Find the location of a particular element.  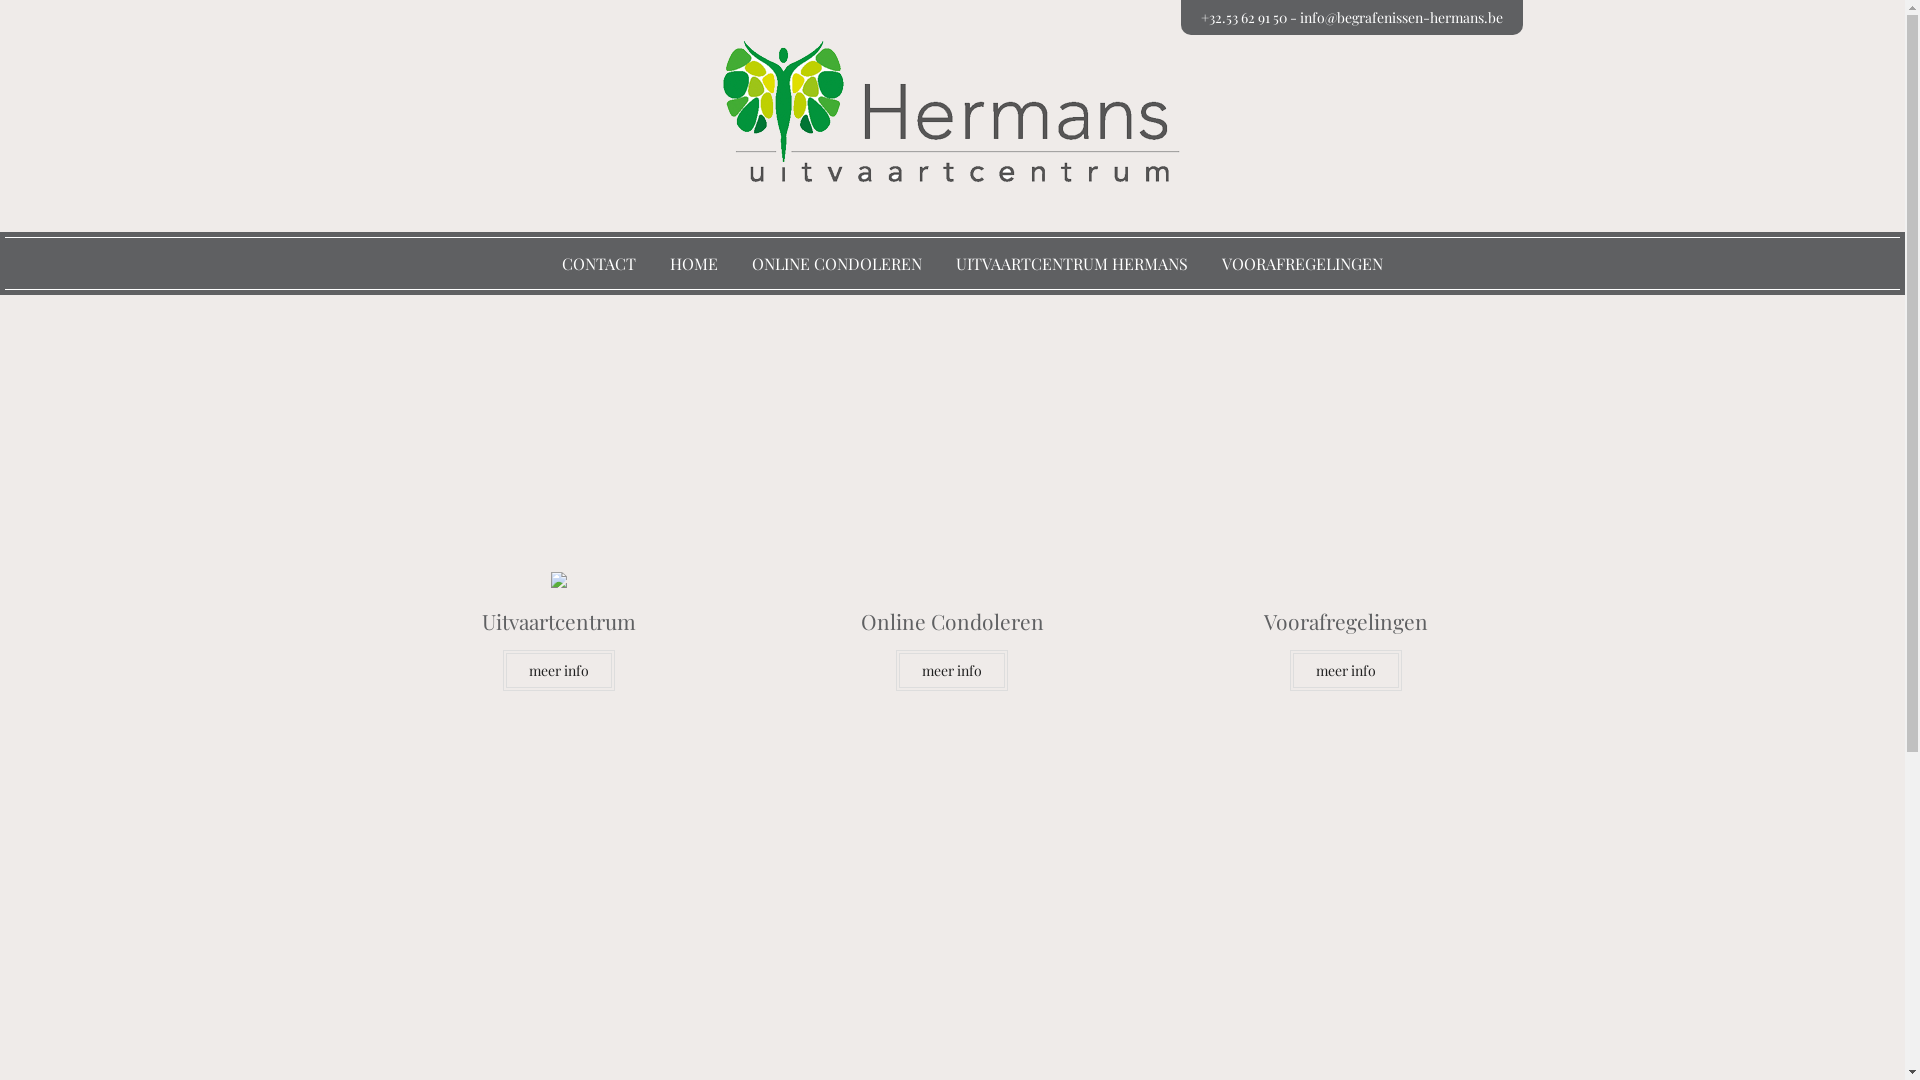

'meer info' is located at coordinates (558, 670).